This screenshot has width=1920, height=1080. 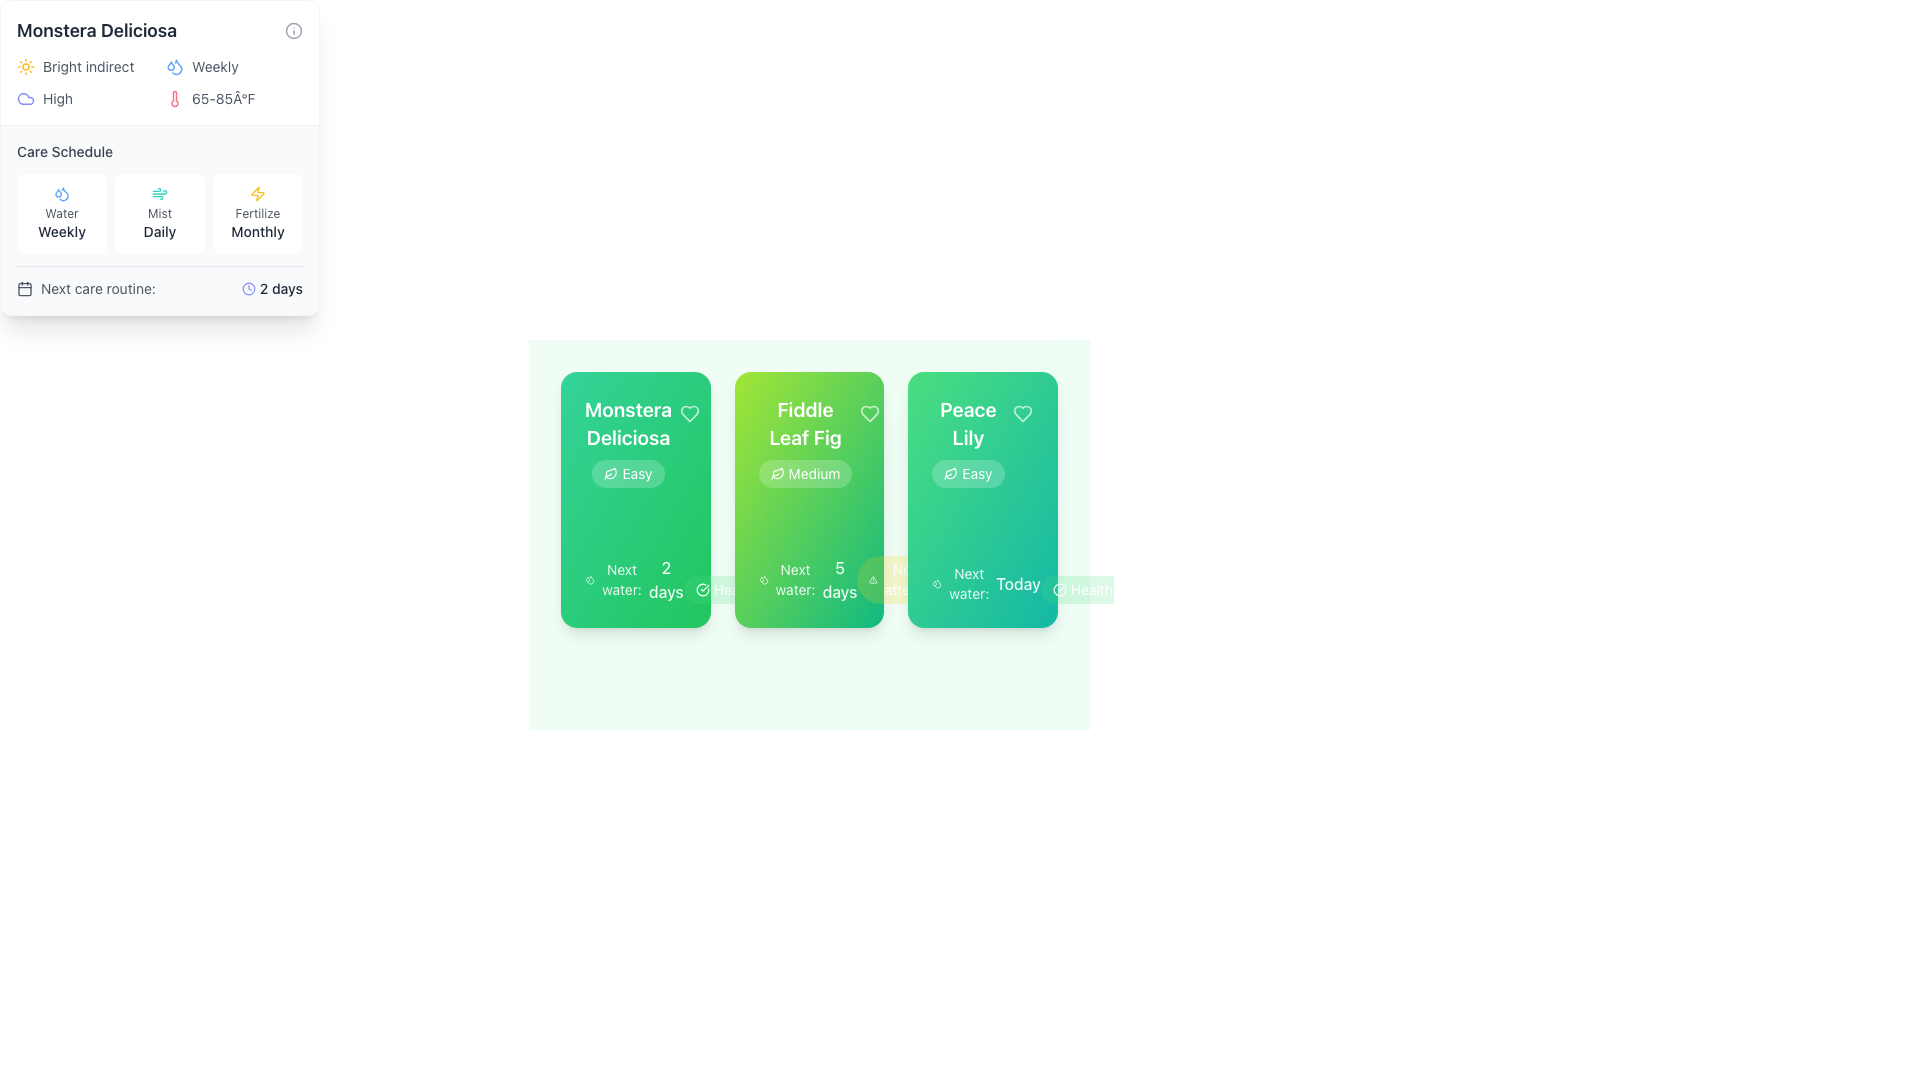 I want to click on the text display element that conveys the name 'Fiddle Leaf Fig' and its care level 'Medium', located at the center of the middle green card in a horizontal series of three cards, so click(x=805, y=441).